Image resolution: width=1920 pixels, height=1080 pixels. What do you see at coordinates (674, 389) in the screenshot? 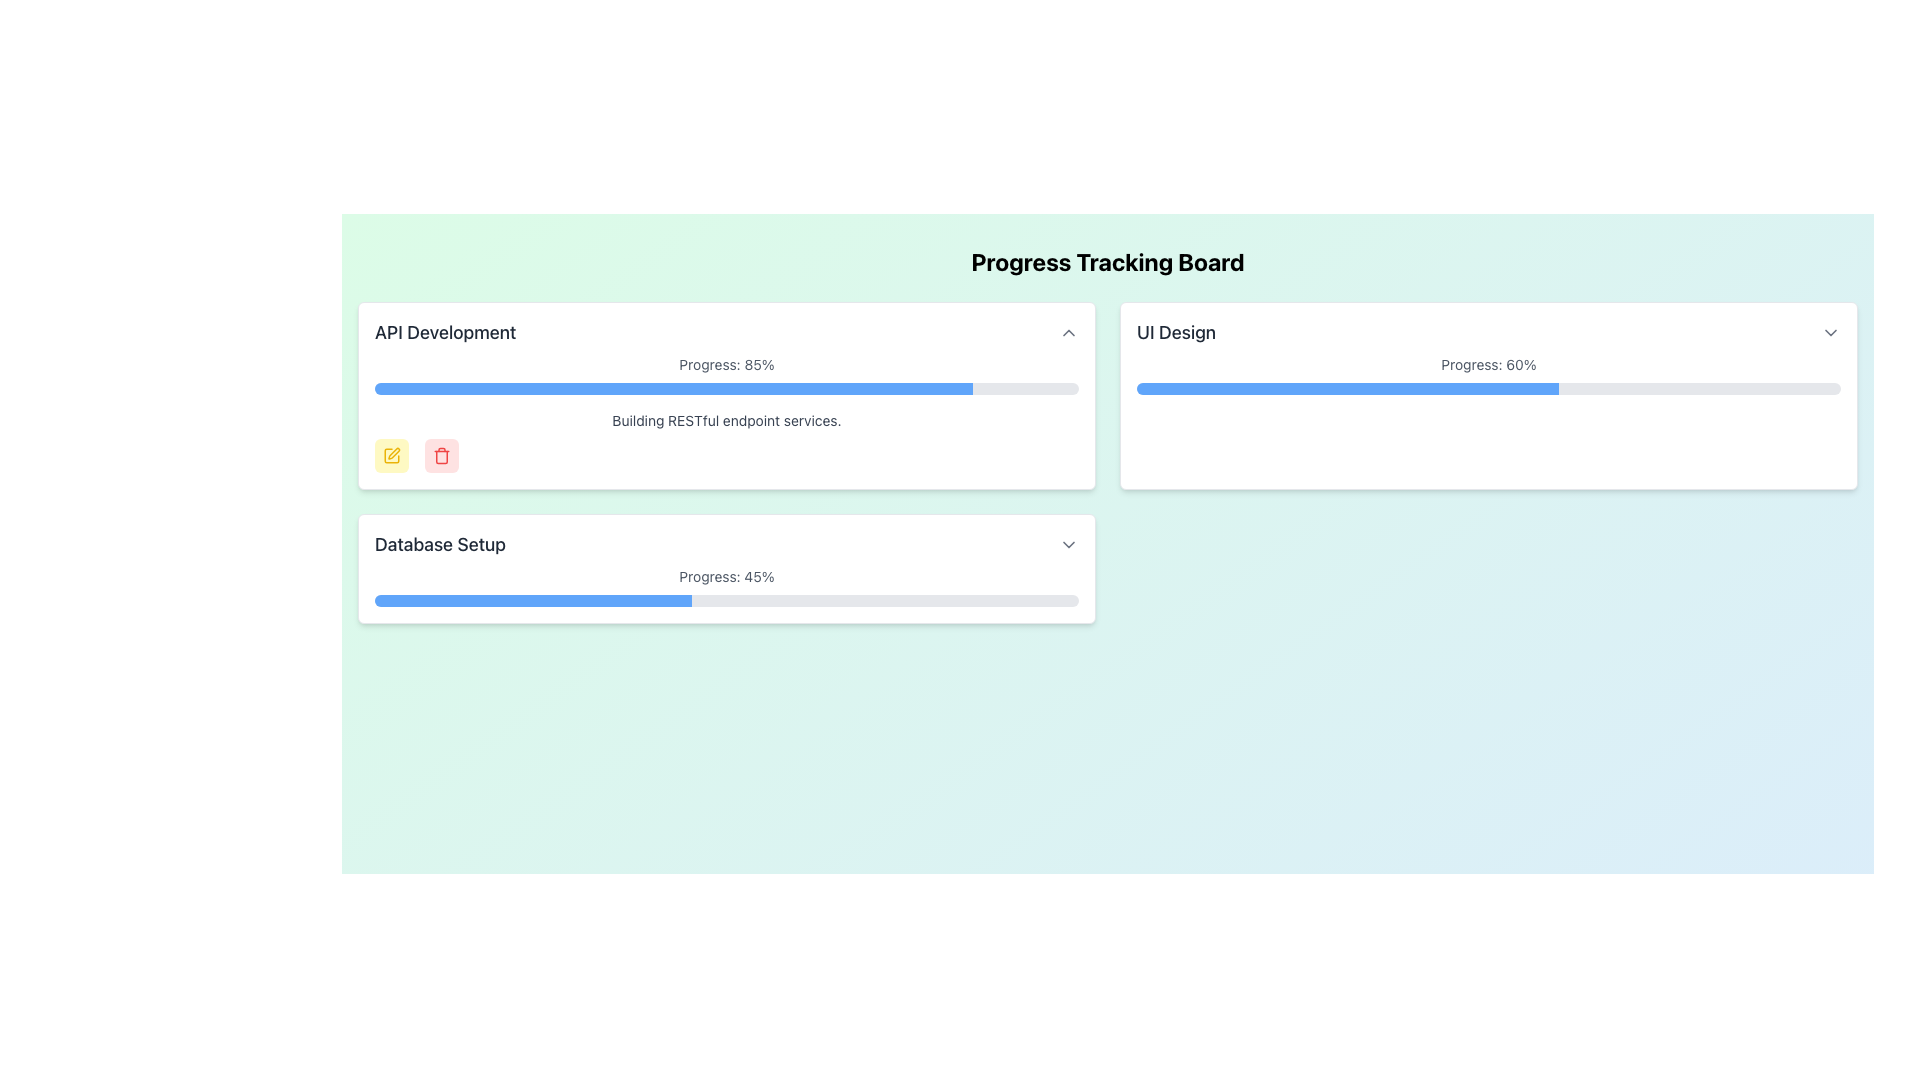
I see `the progress bar indicating 85% completion status within the 'API Development' card located in the upper-left quadrant of the interface` at bounding box center [674, 389].